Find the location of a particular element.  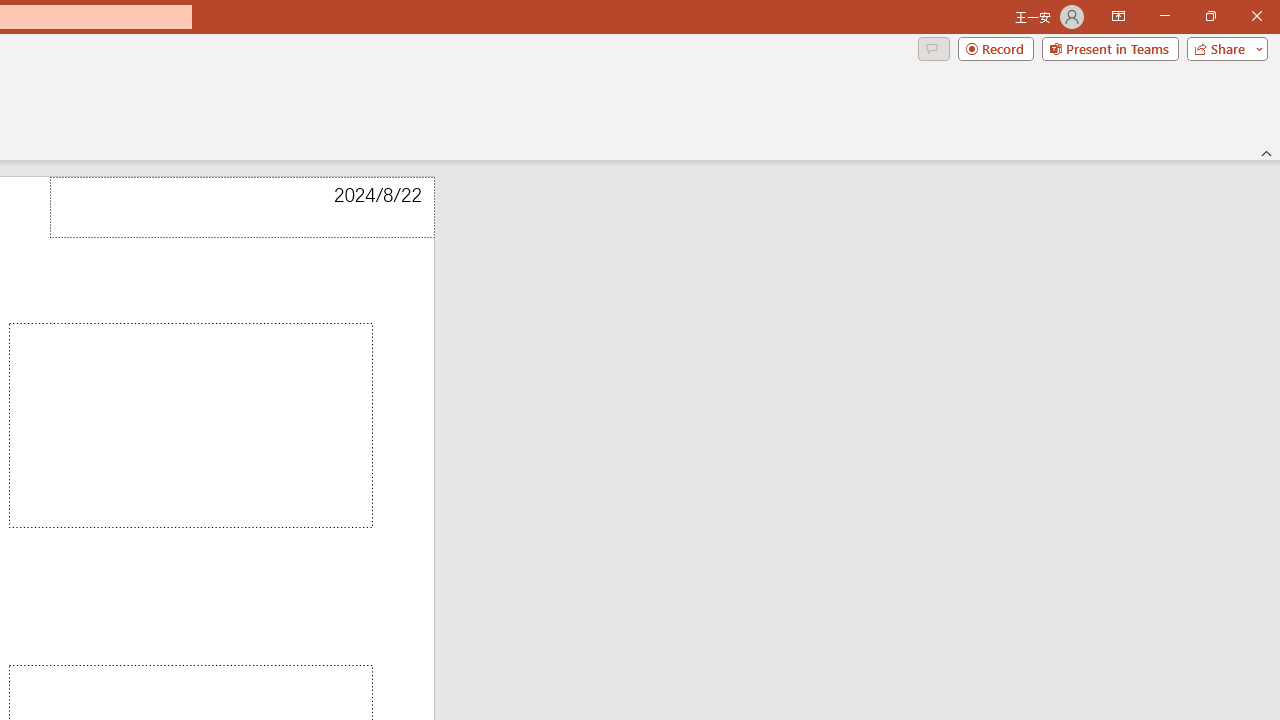

'Date' is located at coordinates (241, 207).